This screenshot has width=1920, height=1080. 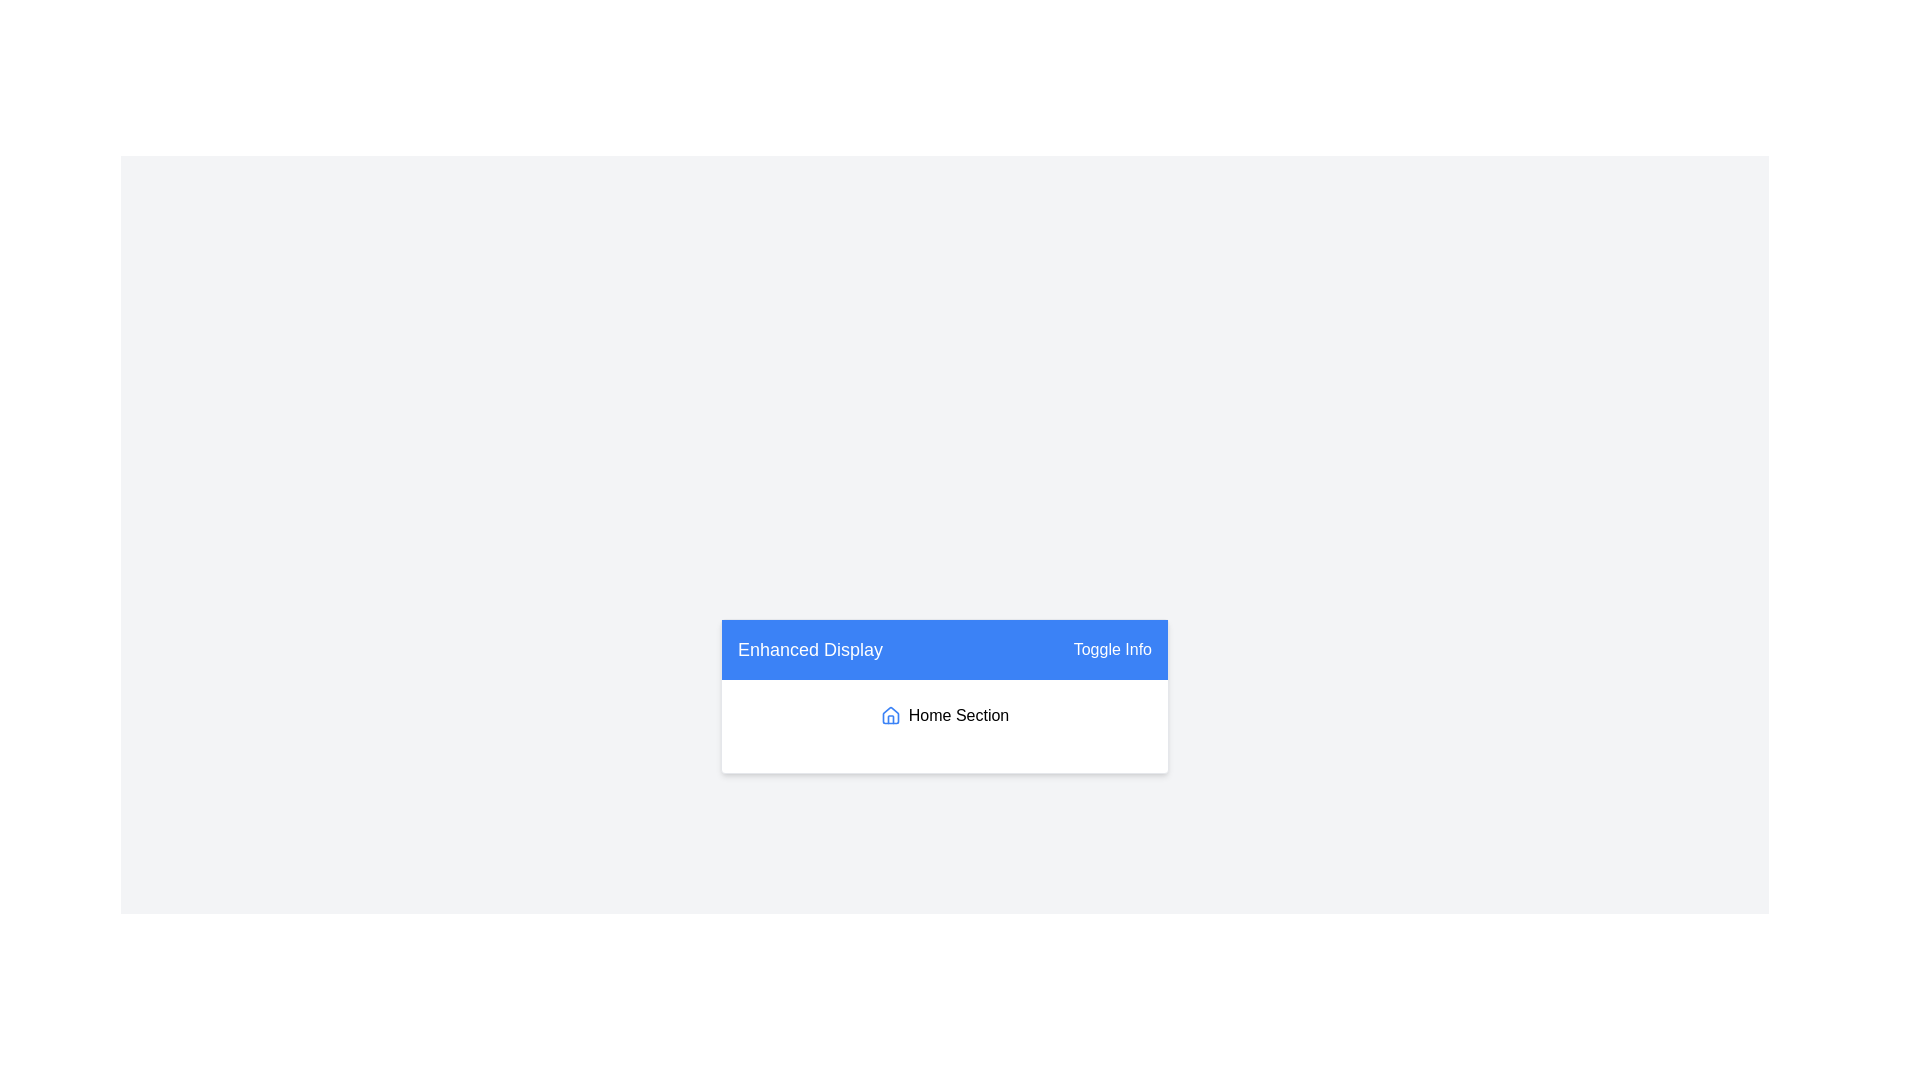 What do you see at coordinates (958, 713) in the screenshot?
I see `the static text label reading 'Home Section', which is styled with a standard sans-serif font and positioned adjacent to a house icon` at bounding box center [958, 713].